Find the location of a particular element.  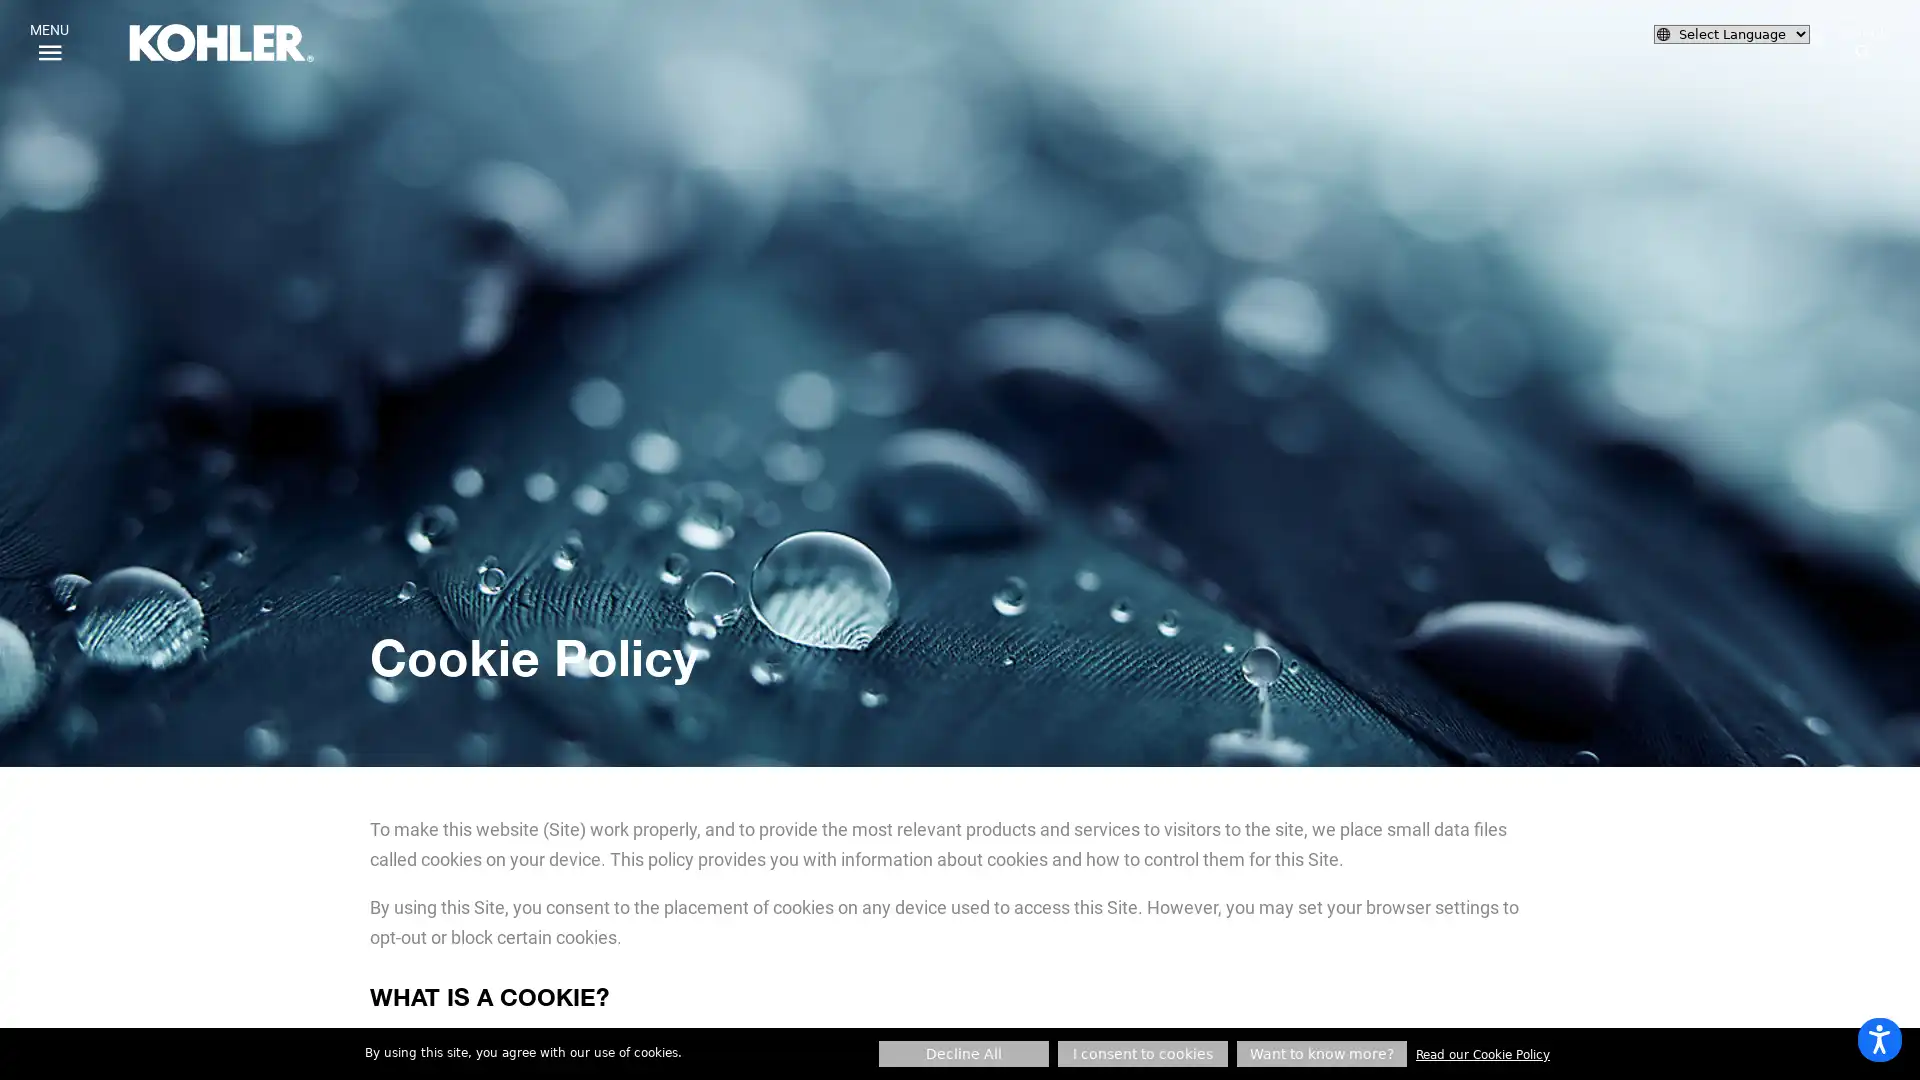

Decline All is located at coordinates (964, 1052).